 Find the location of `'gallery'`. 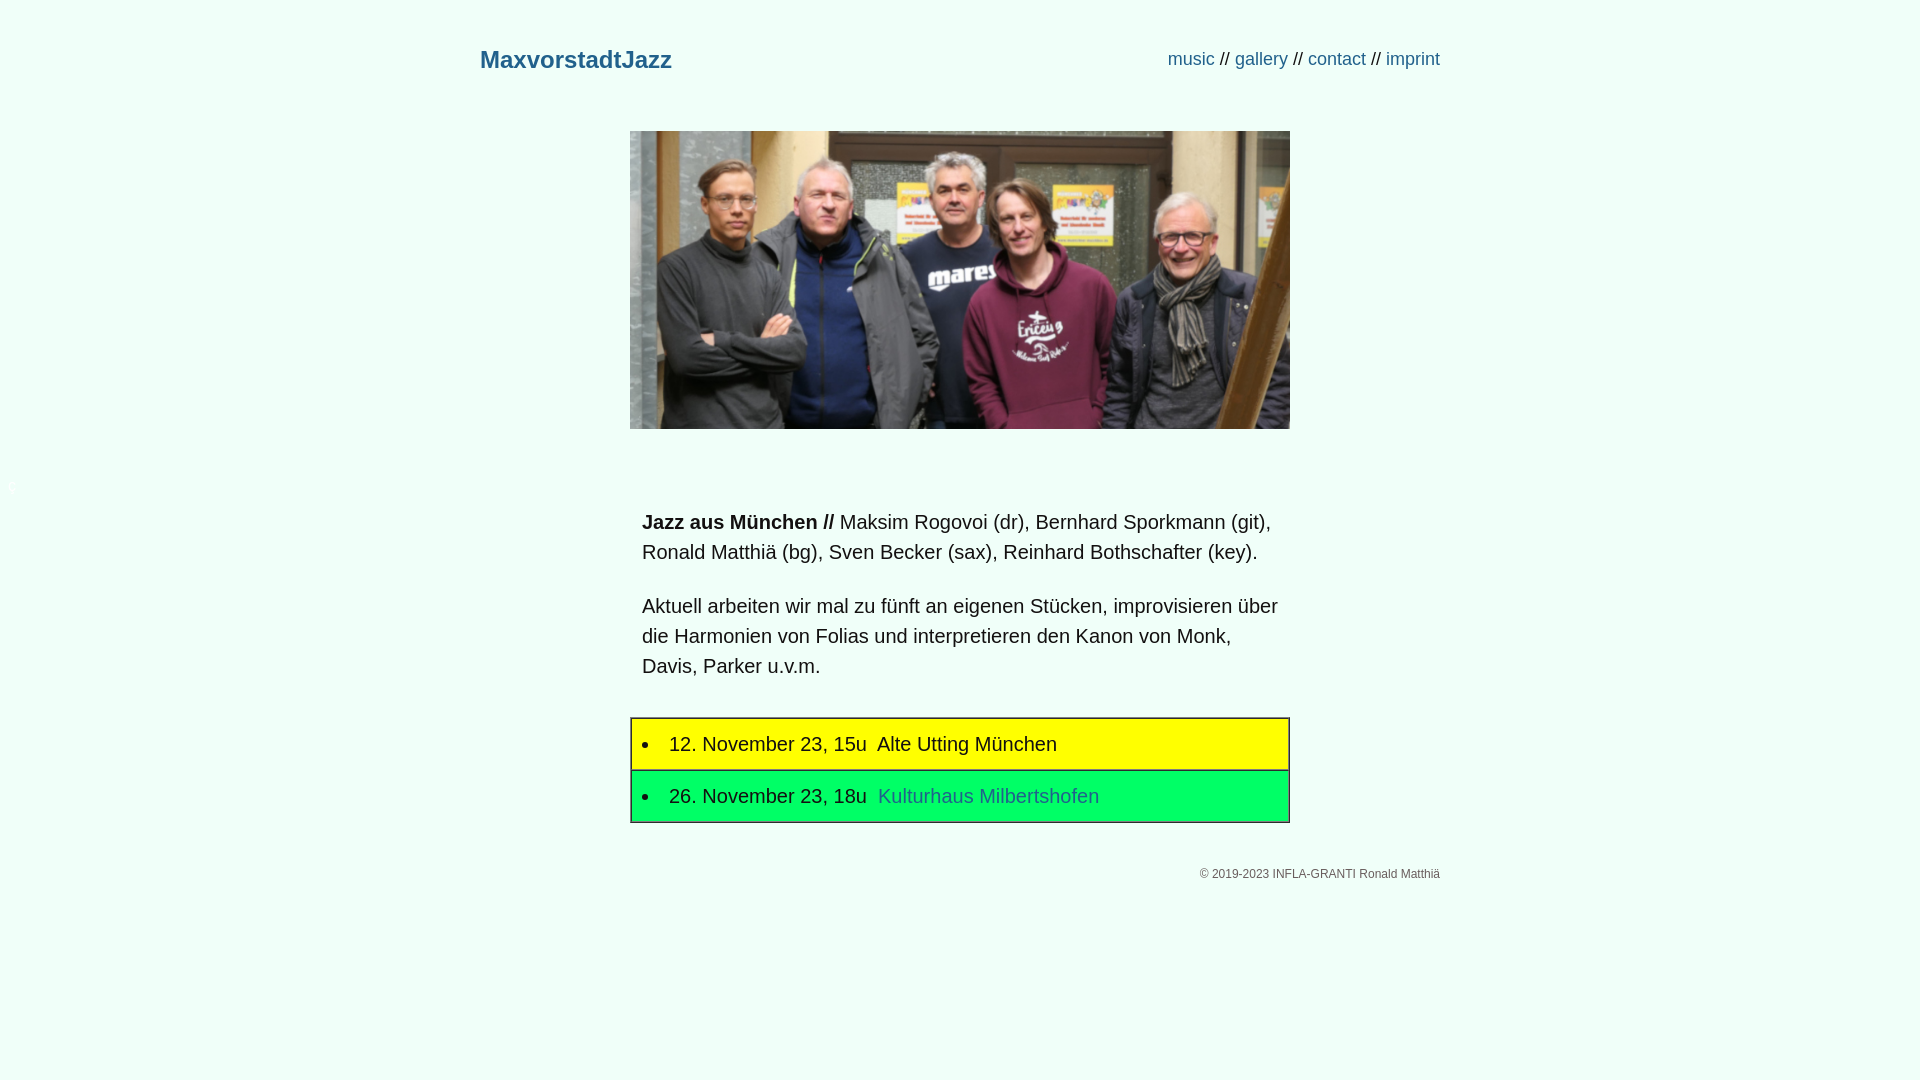

'gallery' is located at coordinates (1260, 57).